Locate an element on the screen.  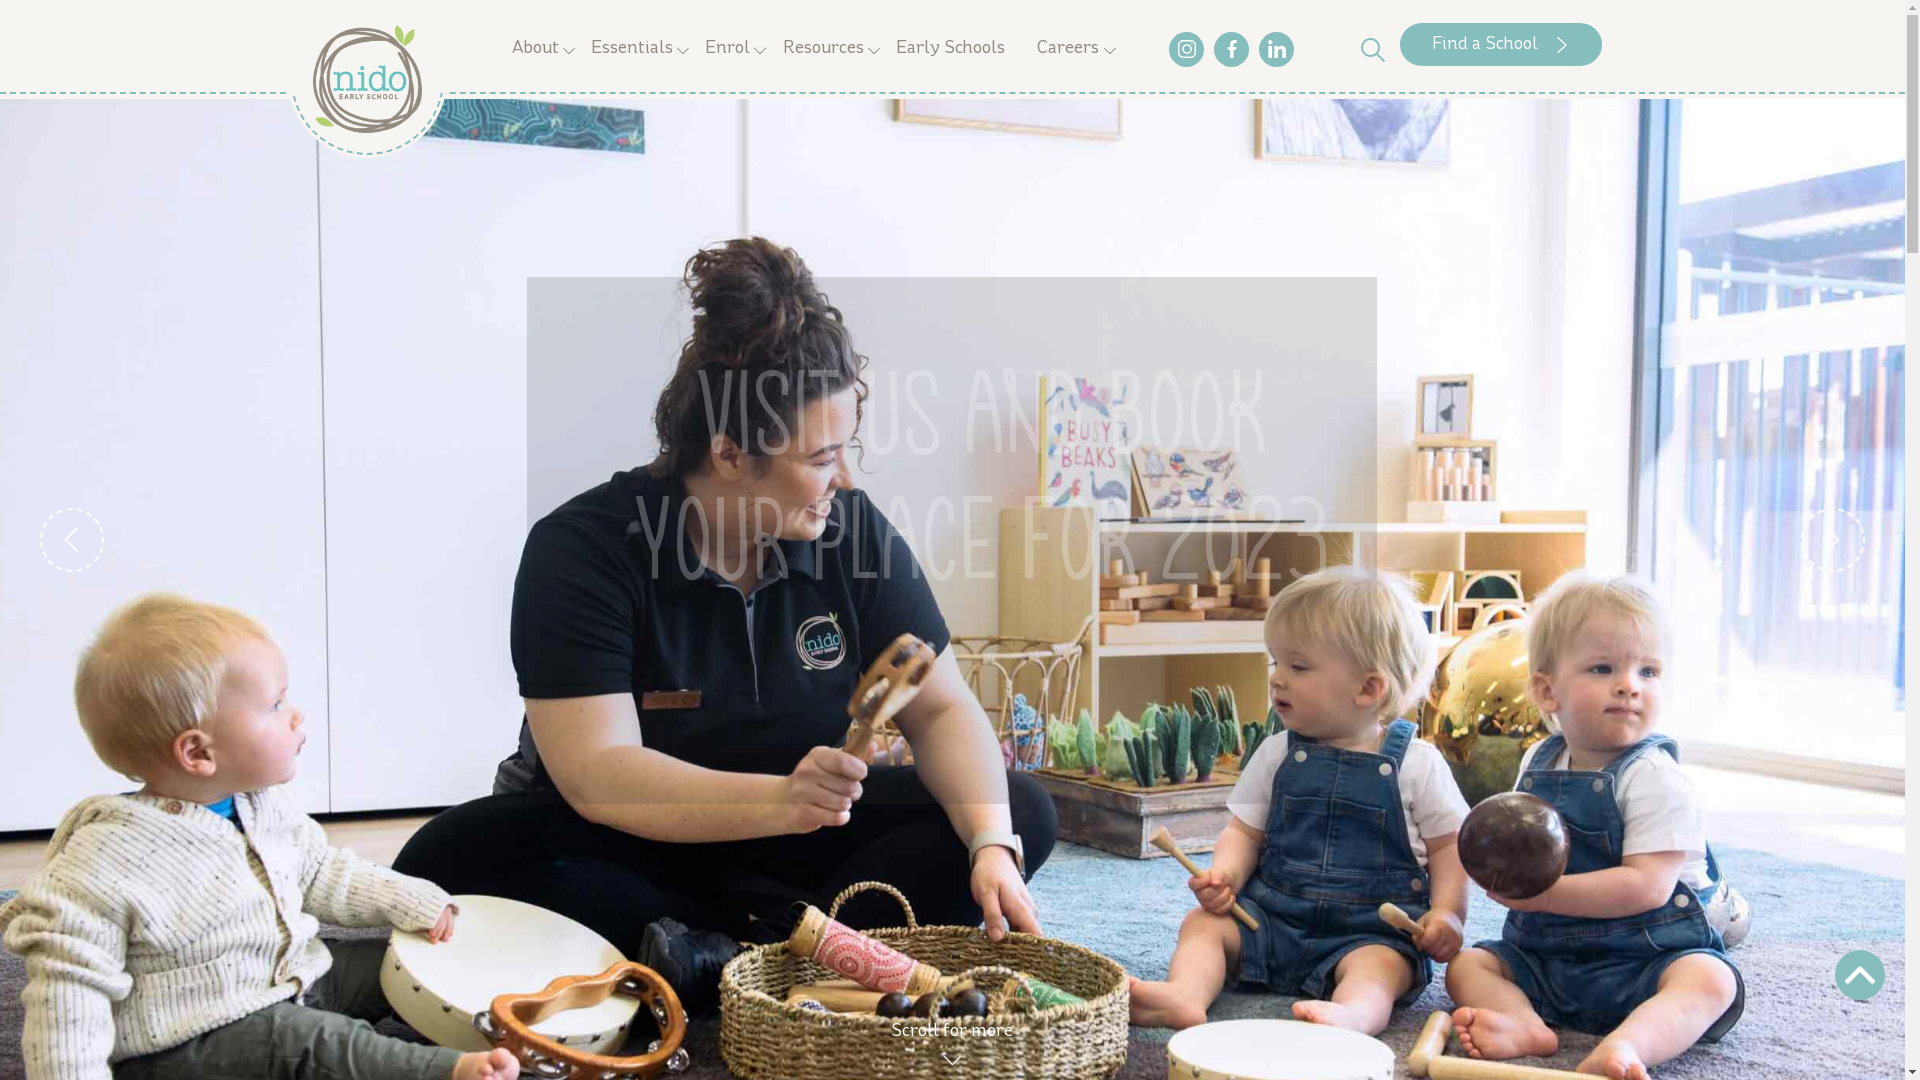
'About' is located at coordinates (534, 48).